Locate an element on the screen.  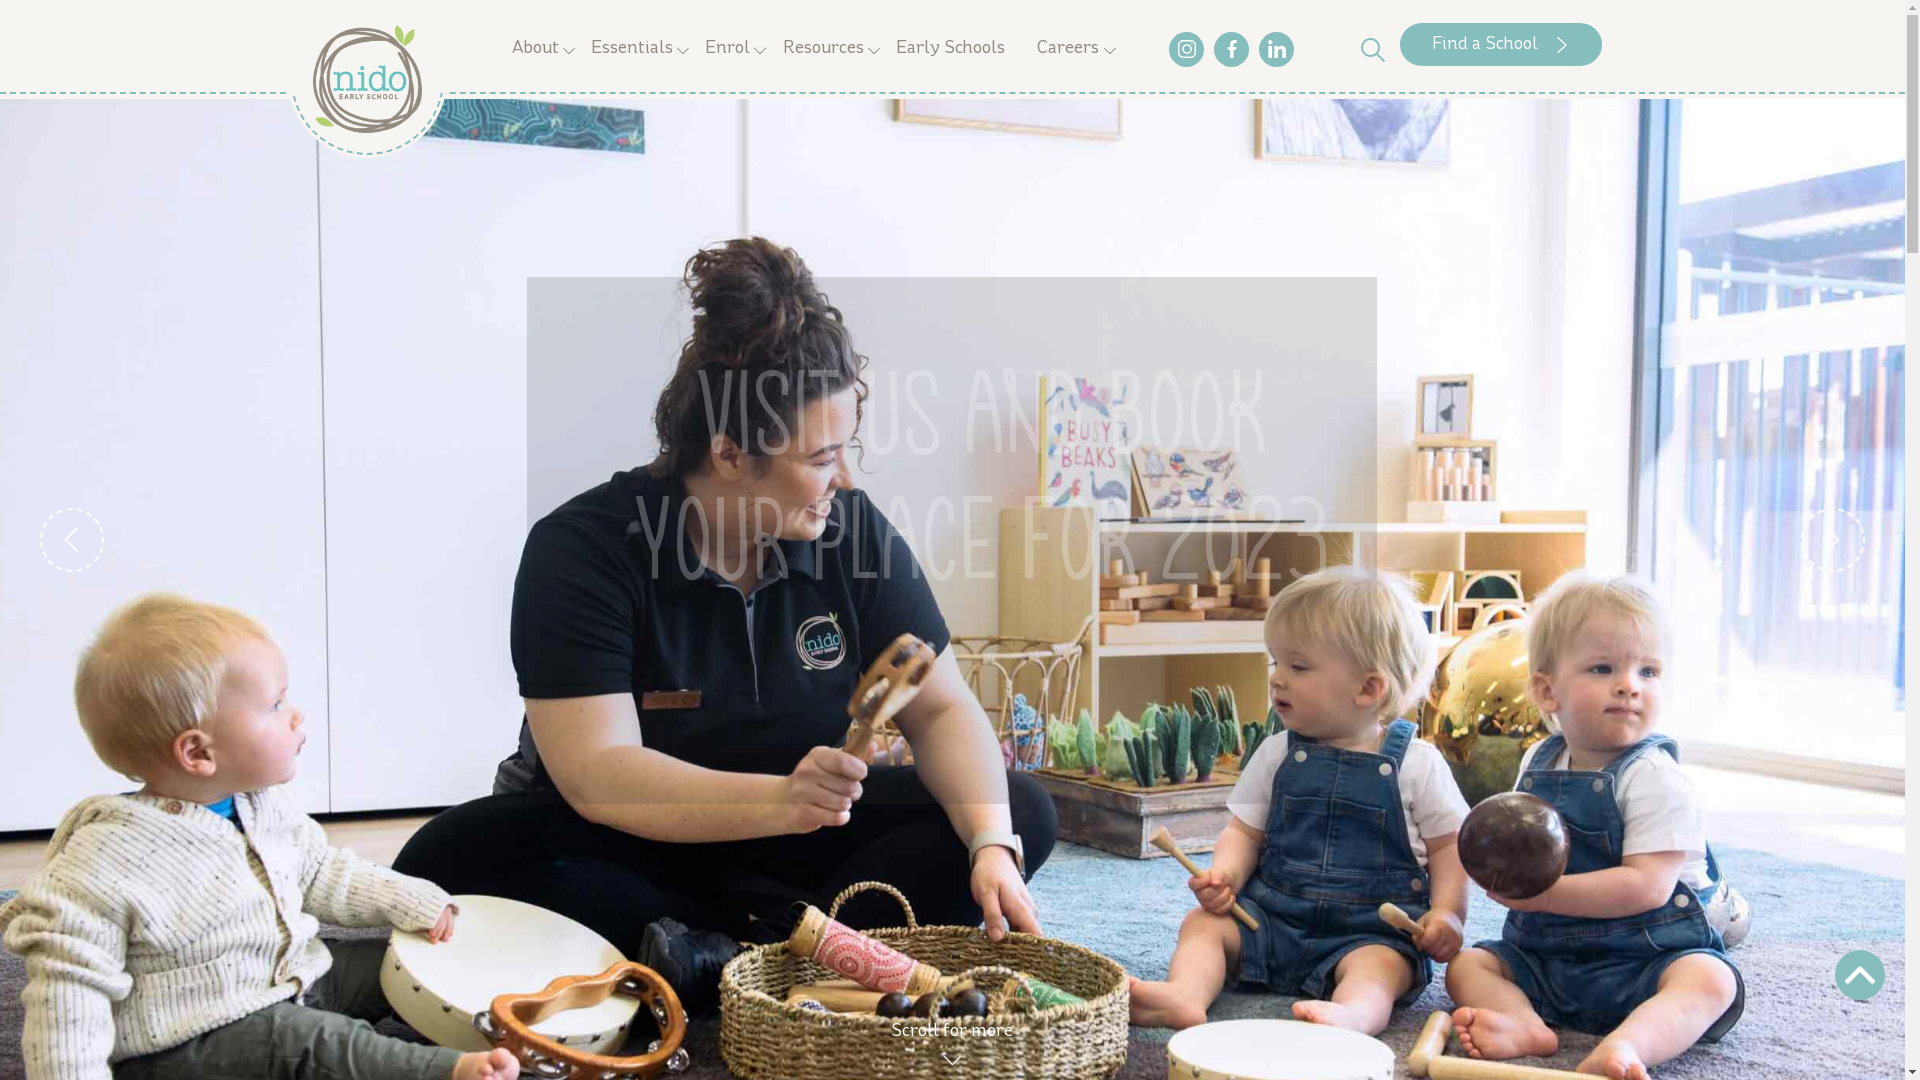
'About' is located at coordinates (534, 48).